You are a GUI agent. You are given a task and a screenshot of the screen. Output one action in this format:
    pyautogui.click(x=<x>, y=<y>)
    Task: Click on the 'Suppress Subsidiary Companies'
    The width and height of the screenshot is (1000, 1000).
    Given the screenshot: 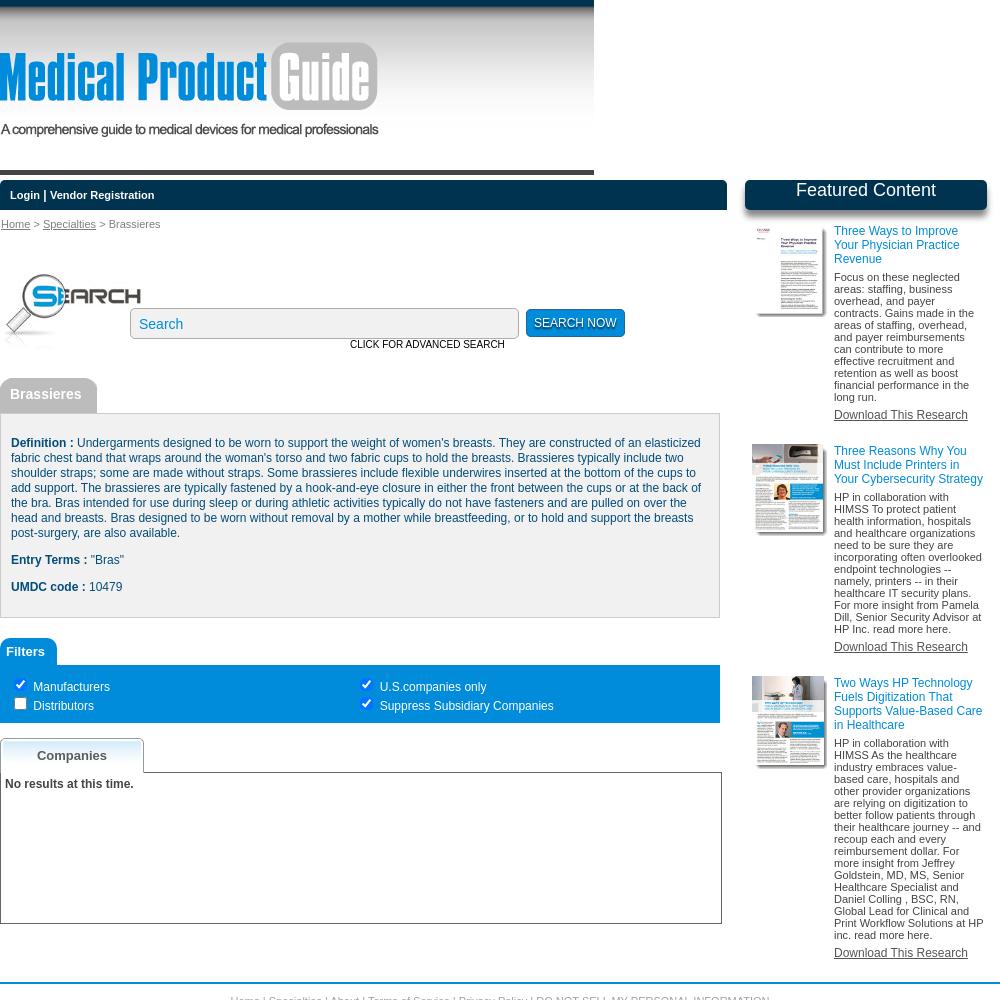 What is the action you would take?
    pyautogui.click(x=463, y=705)
    